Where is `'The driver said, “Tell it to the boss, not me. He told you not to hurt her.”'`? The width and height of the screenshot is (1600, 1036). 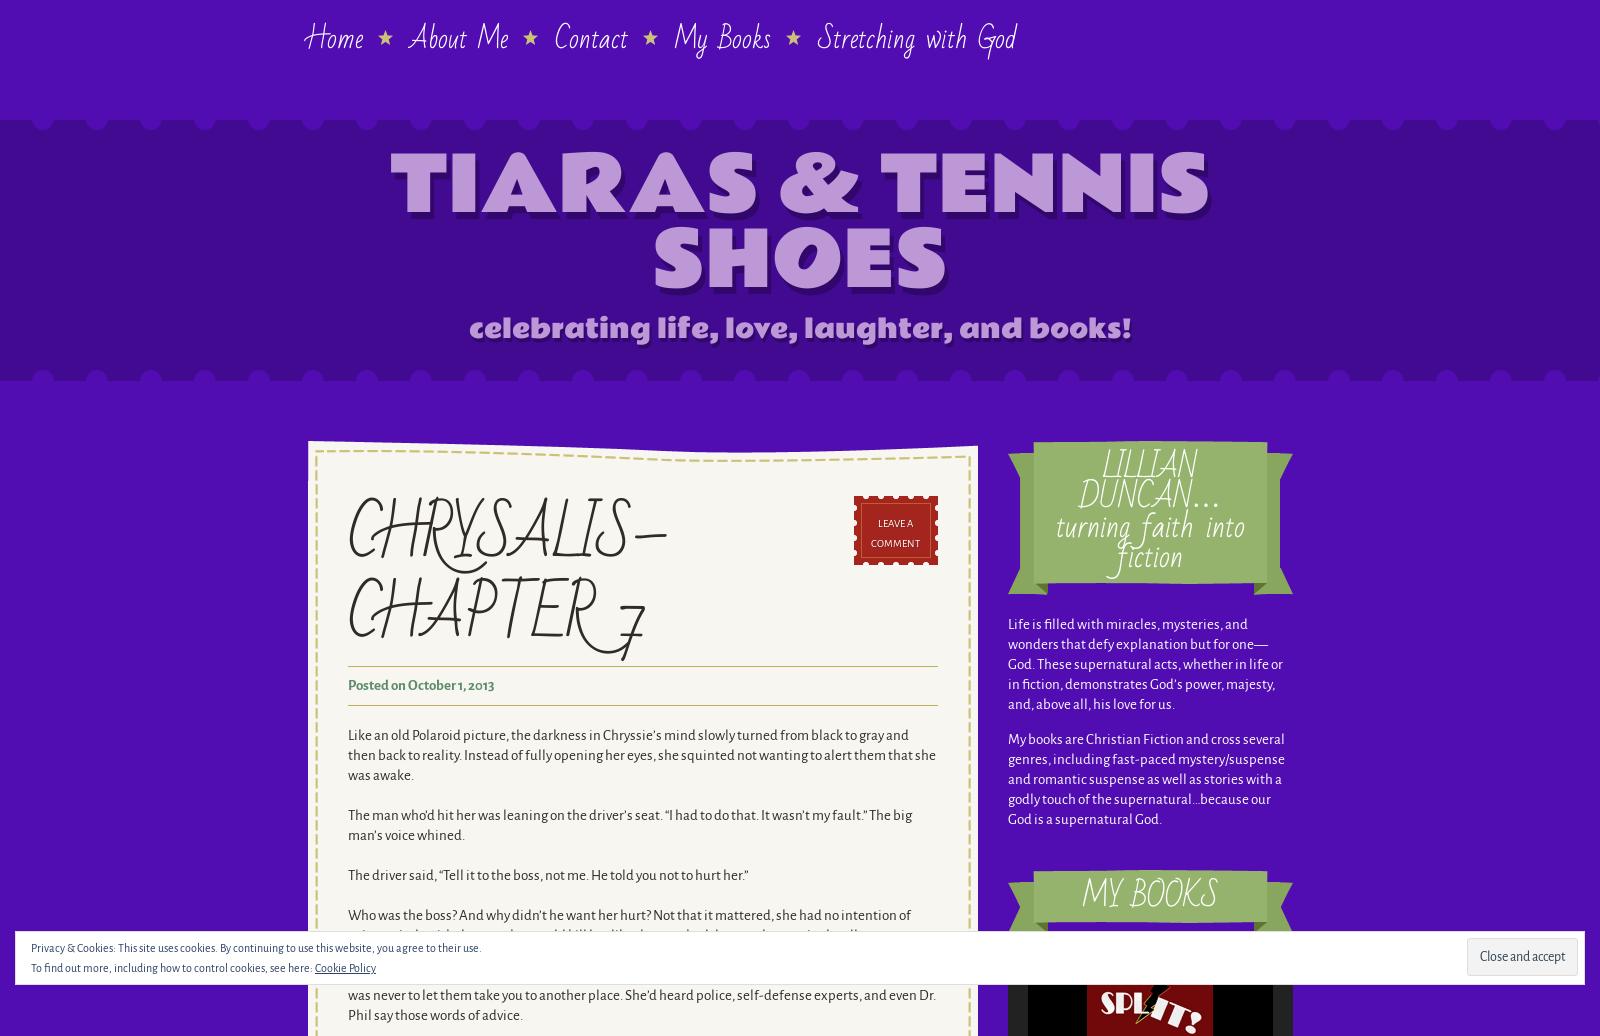 'The driver said, “Tell it to the boss, not me. He told you not to hurt her.”' is located at coordinates (347, 875).